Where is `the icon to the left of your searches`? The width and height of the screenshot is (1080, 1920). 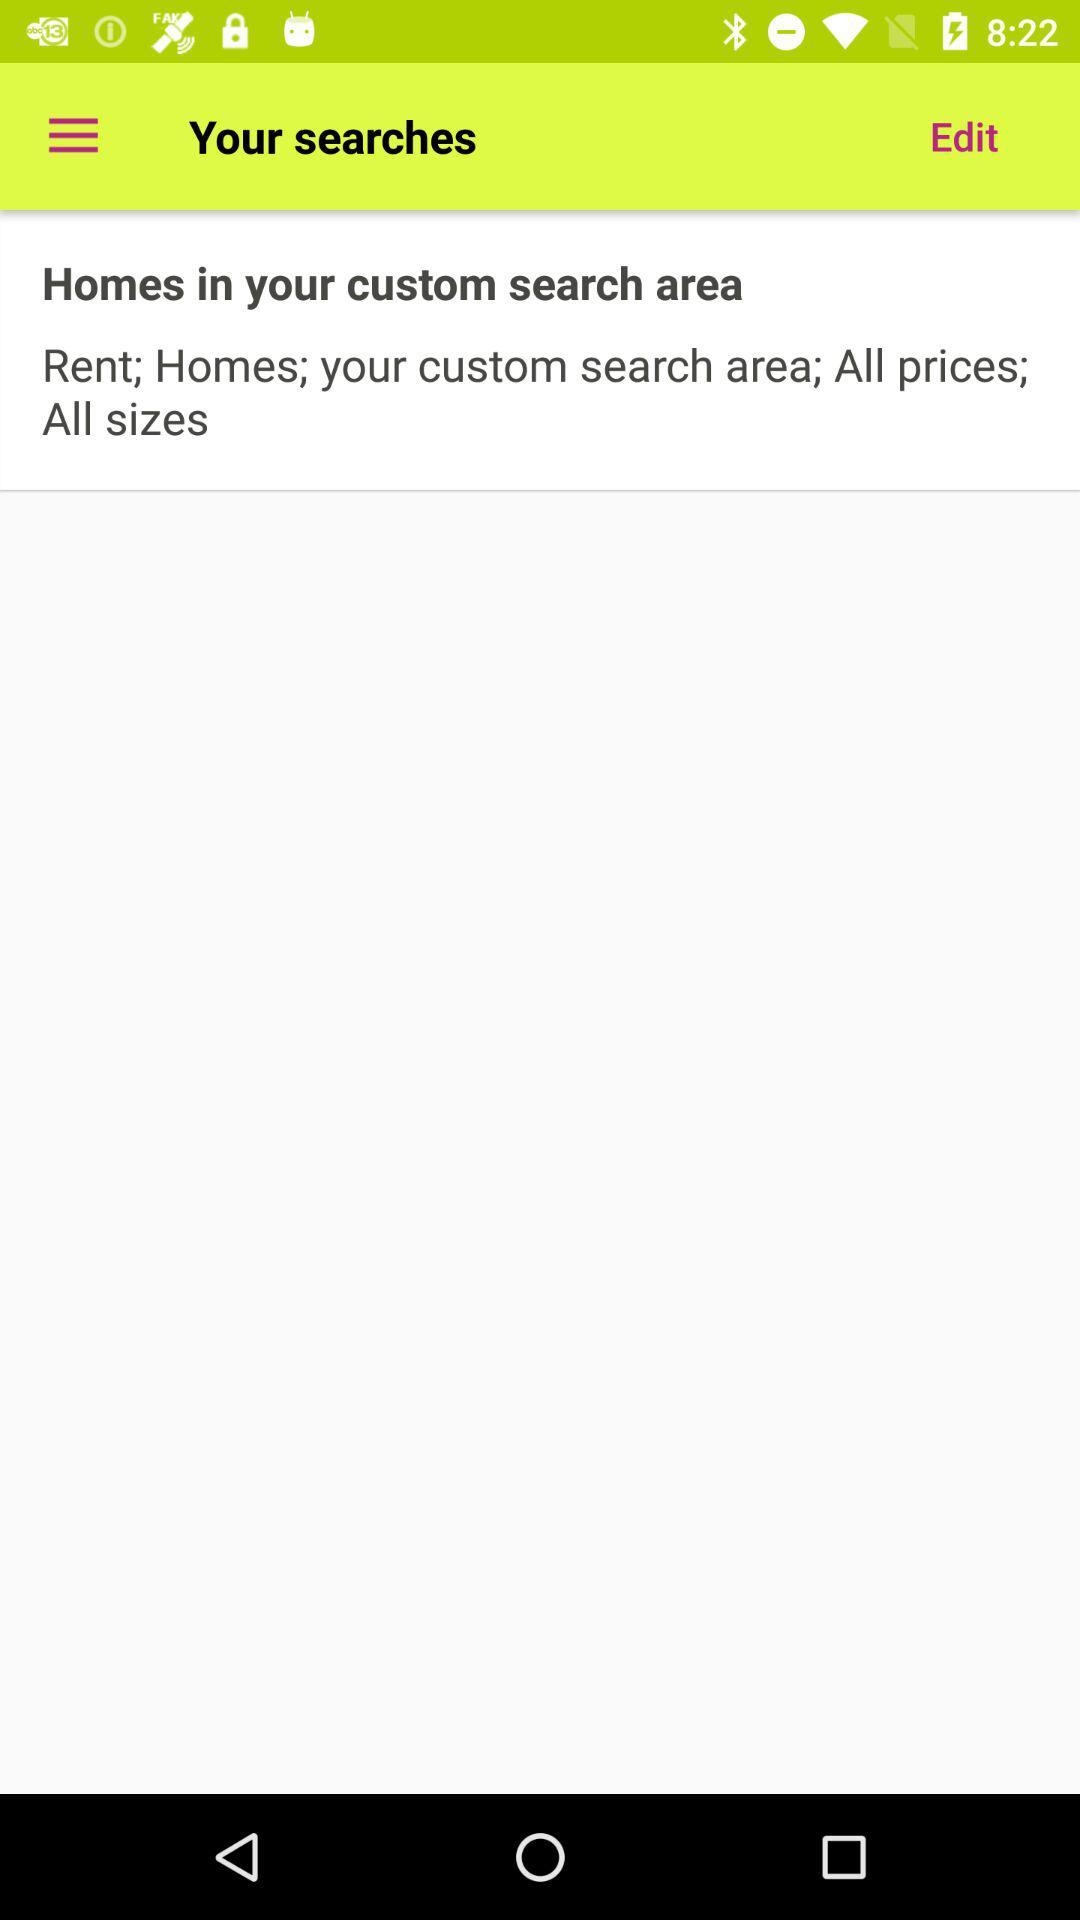
the icon to the left of your searches is located at coordinates (72, 135).